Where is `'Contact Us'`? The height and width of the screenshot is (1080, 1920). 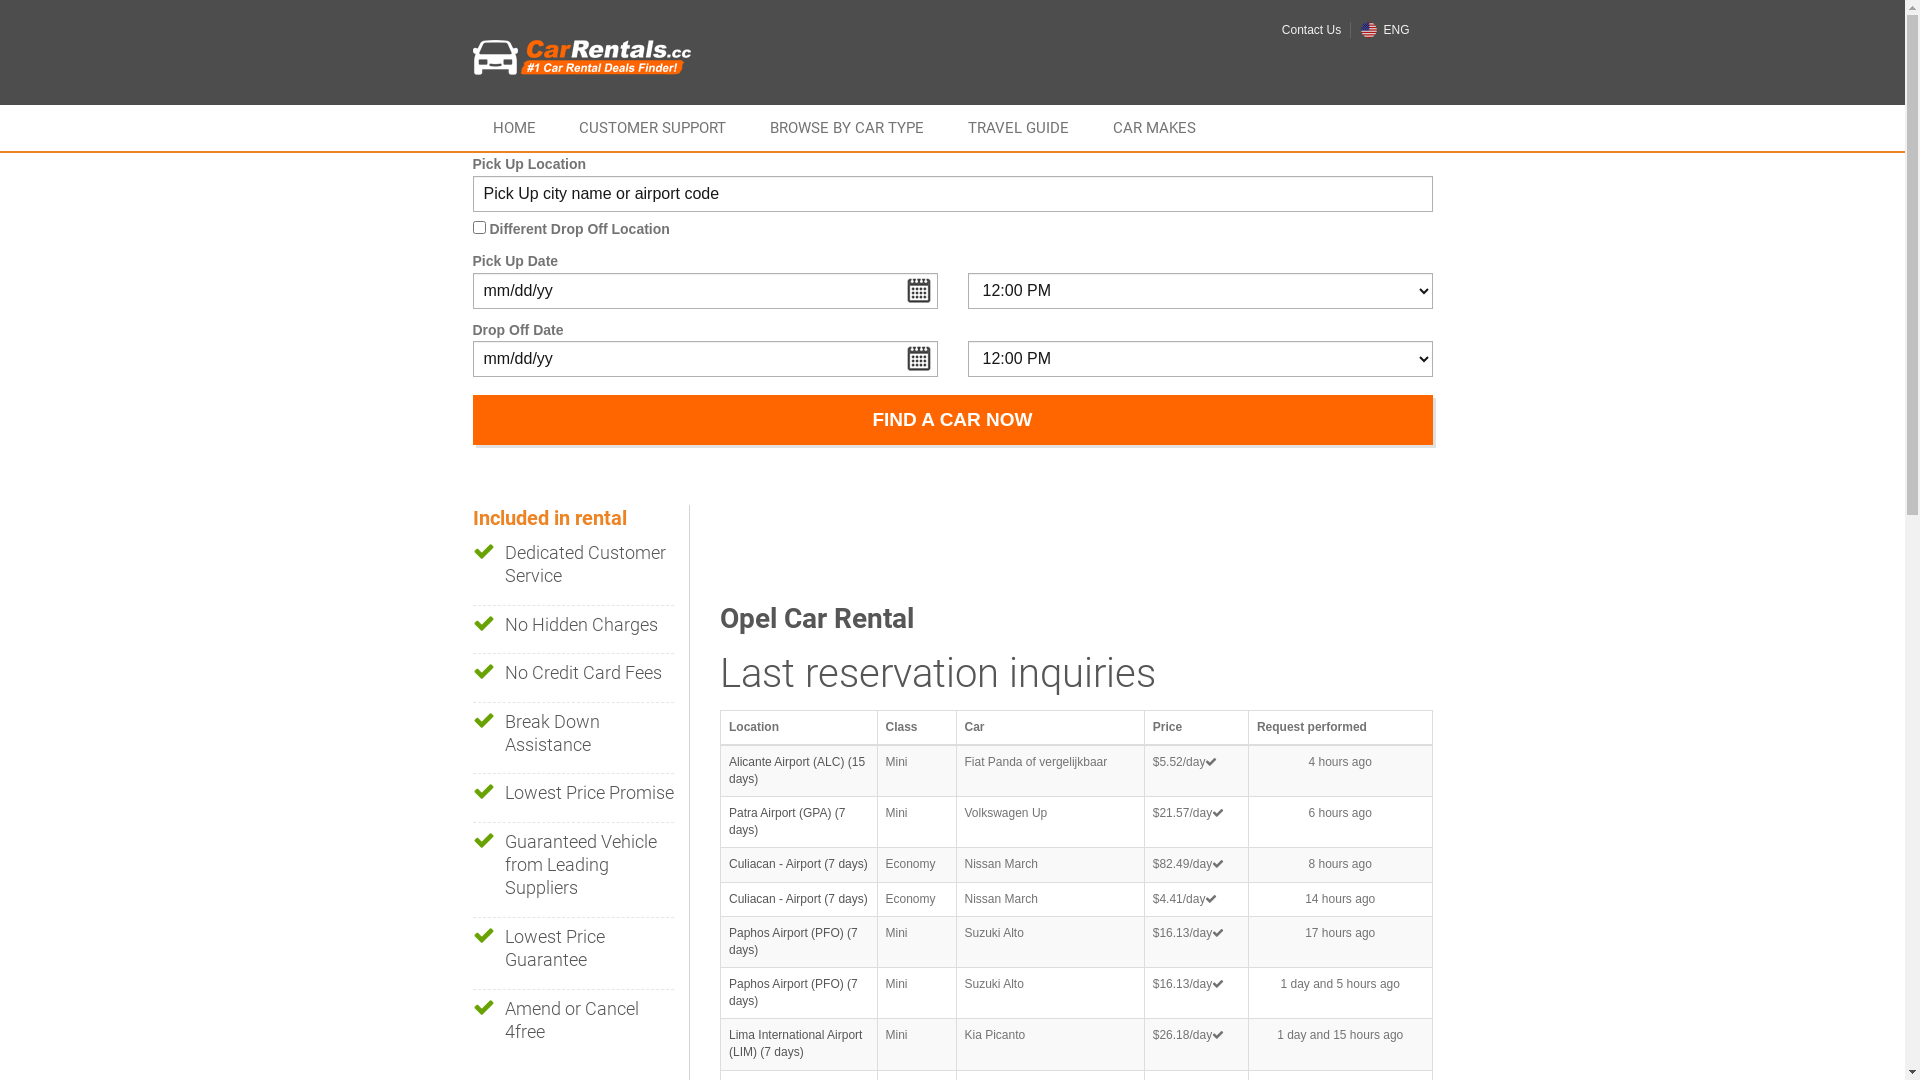
'Contact Us' is located at coordinates (1311, 30).